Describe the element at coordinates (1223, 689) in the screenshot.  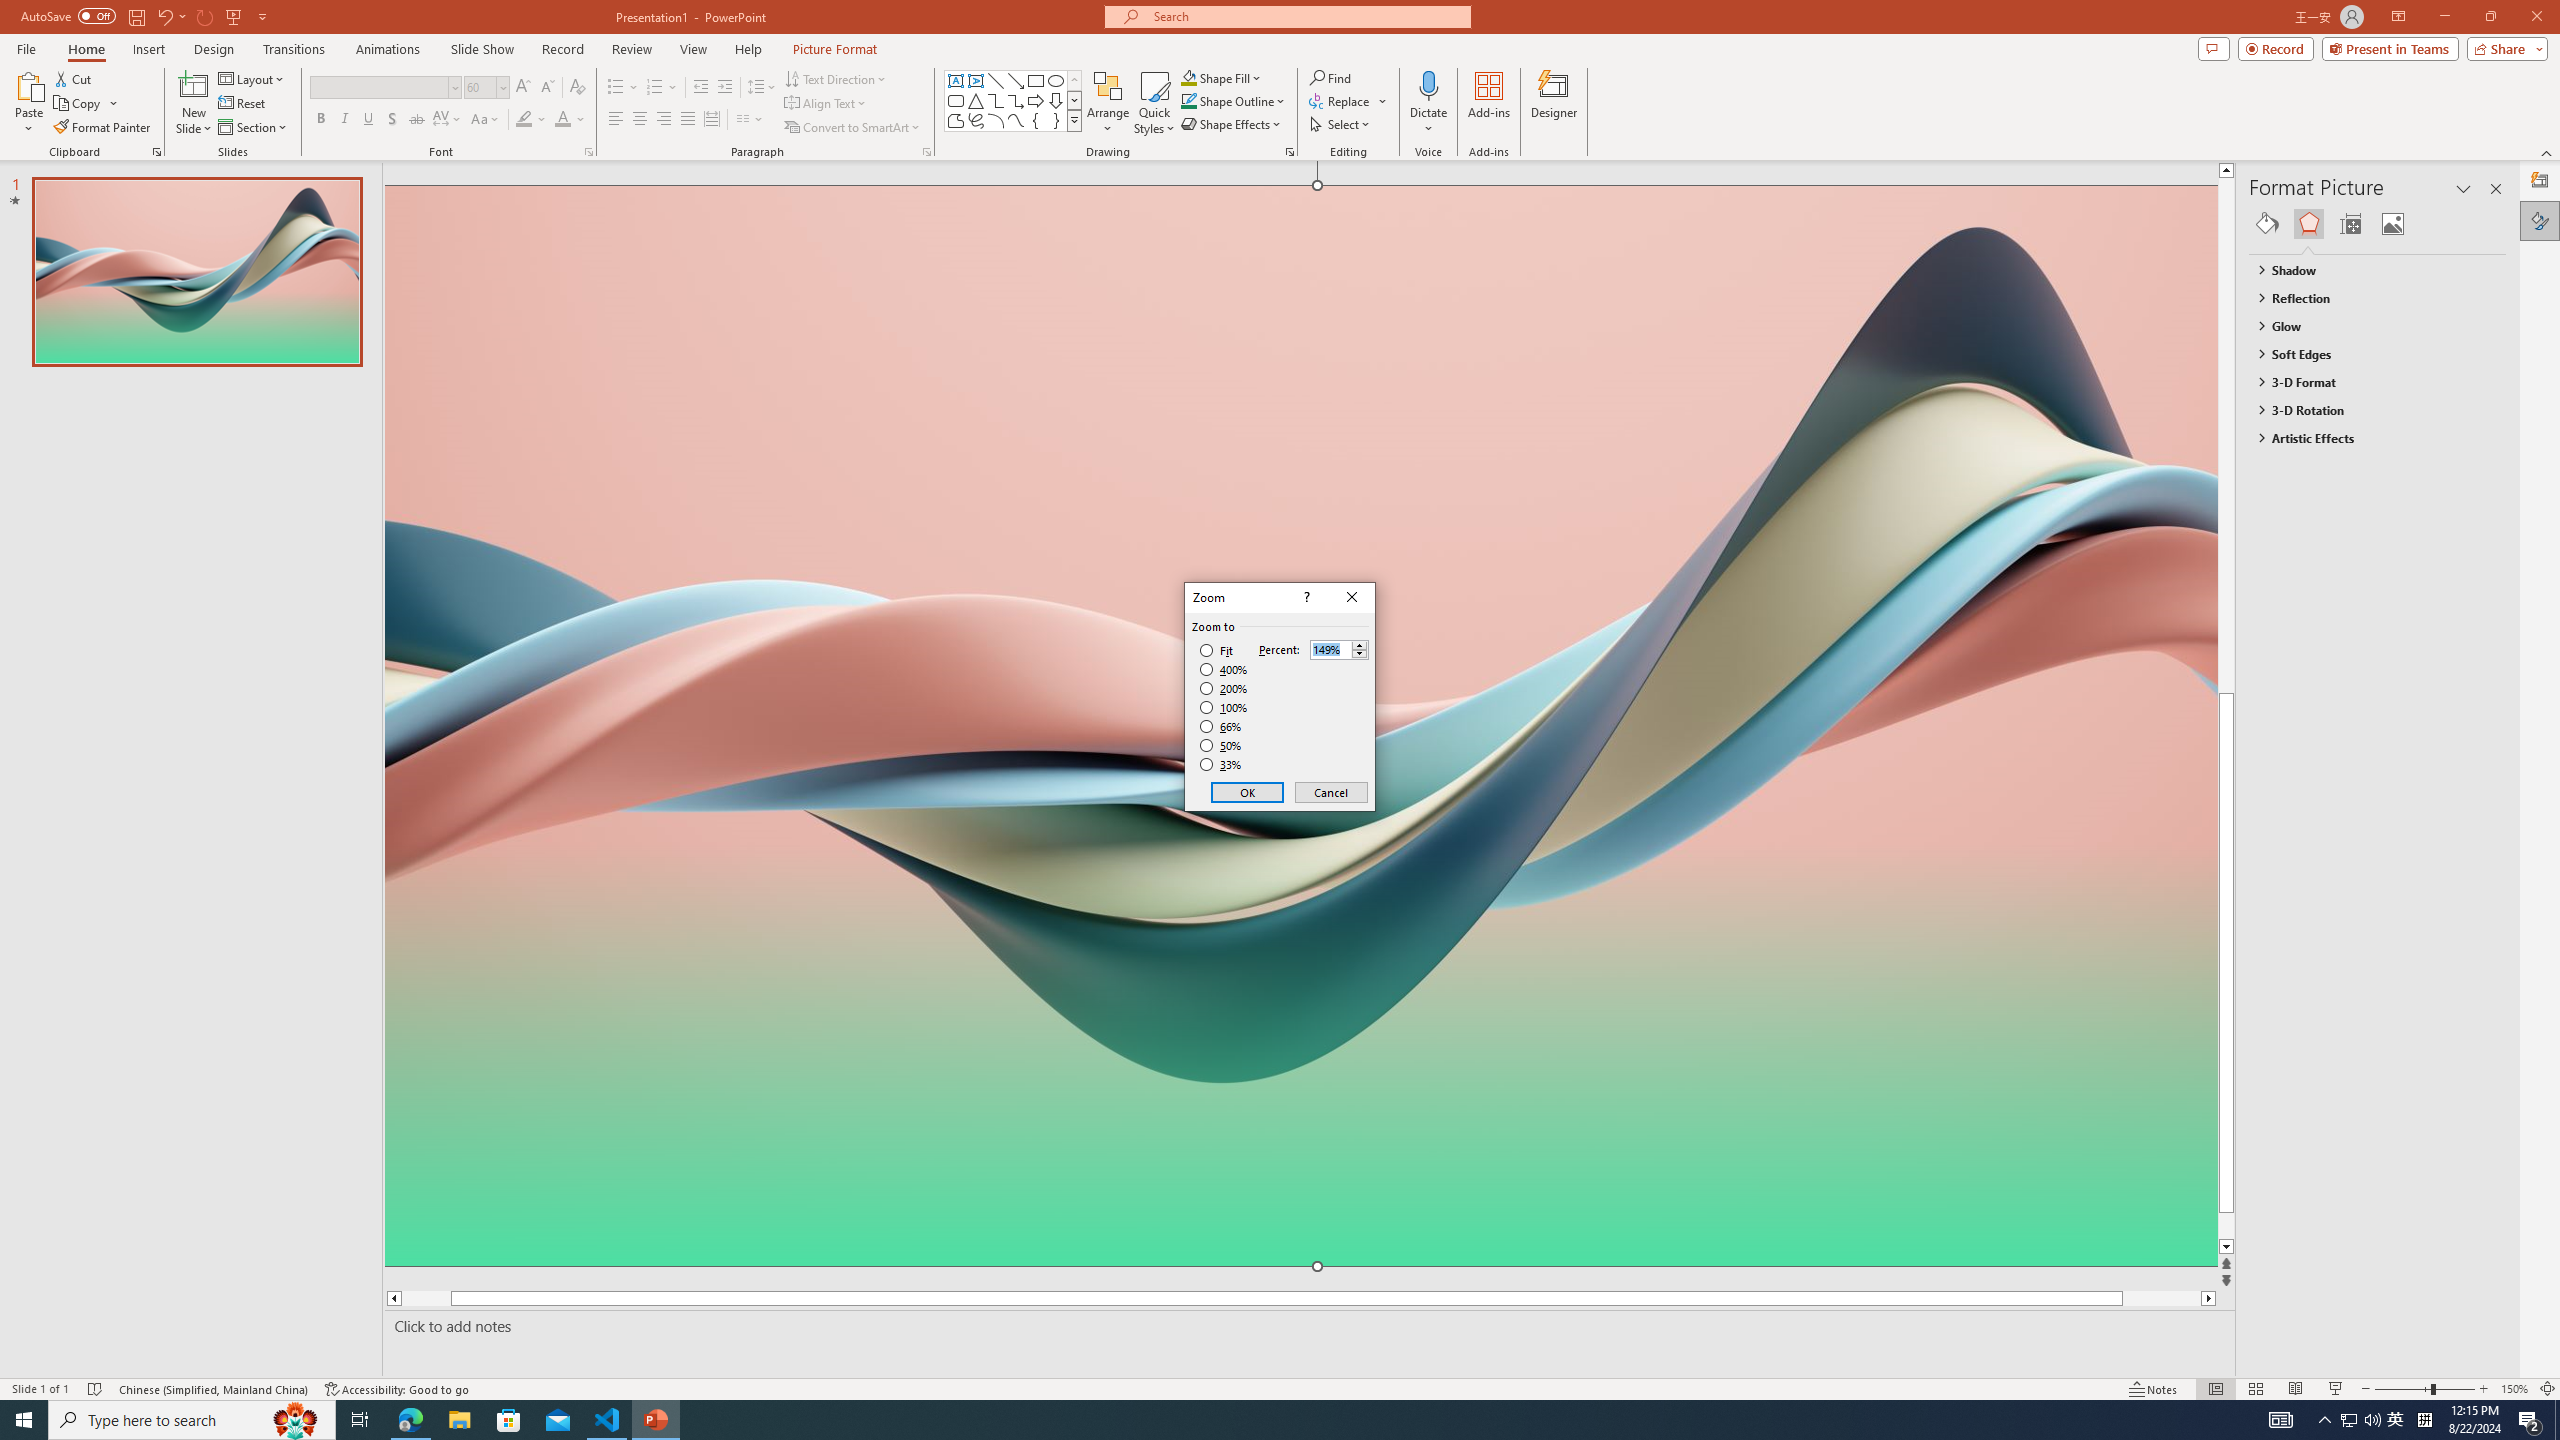
I see `'200%'` at that location.